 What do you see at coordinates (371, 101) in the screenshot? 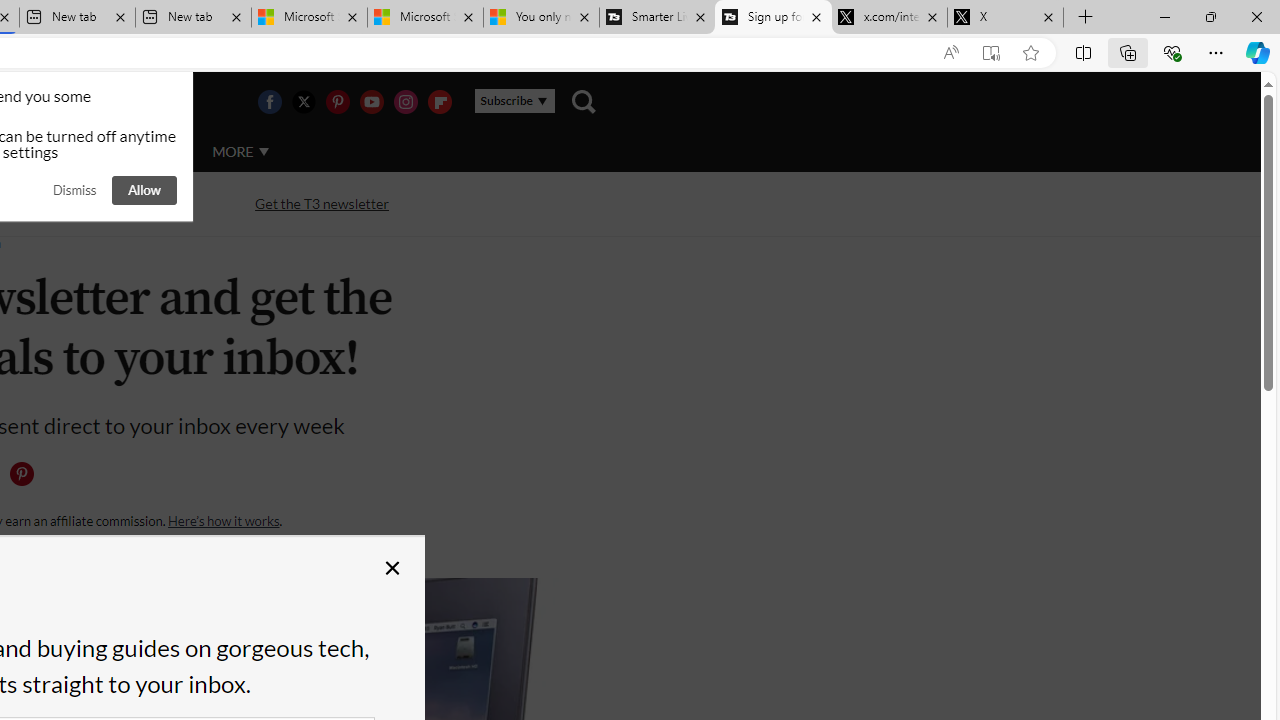
I see `'Visit us on Youtube'` at bounding box center [371, 101].